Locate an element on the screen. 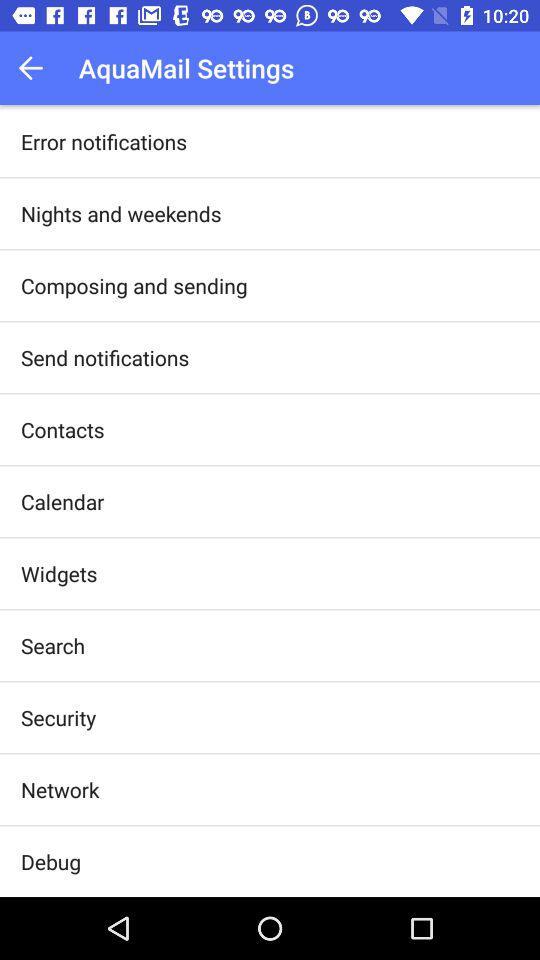  app above the calendar app is located at coordinates (62, 429).